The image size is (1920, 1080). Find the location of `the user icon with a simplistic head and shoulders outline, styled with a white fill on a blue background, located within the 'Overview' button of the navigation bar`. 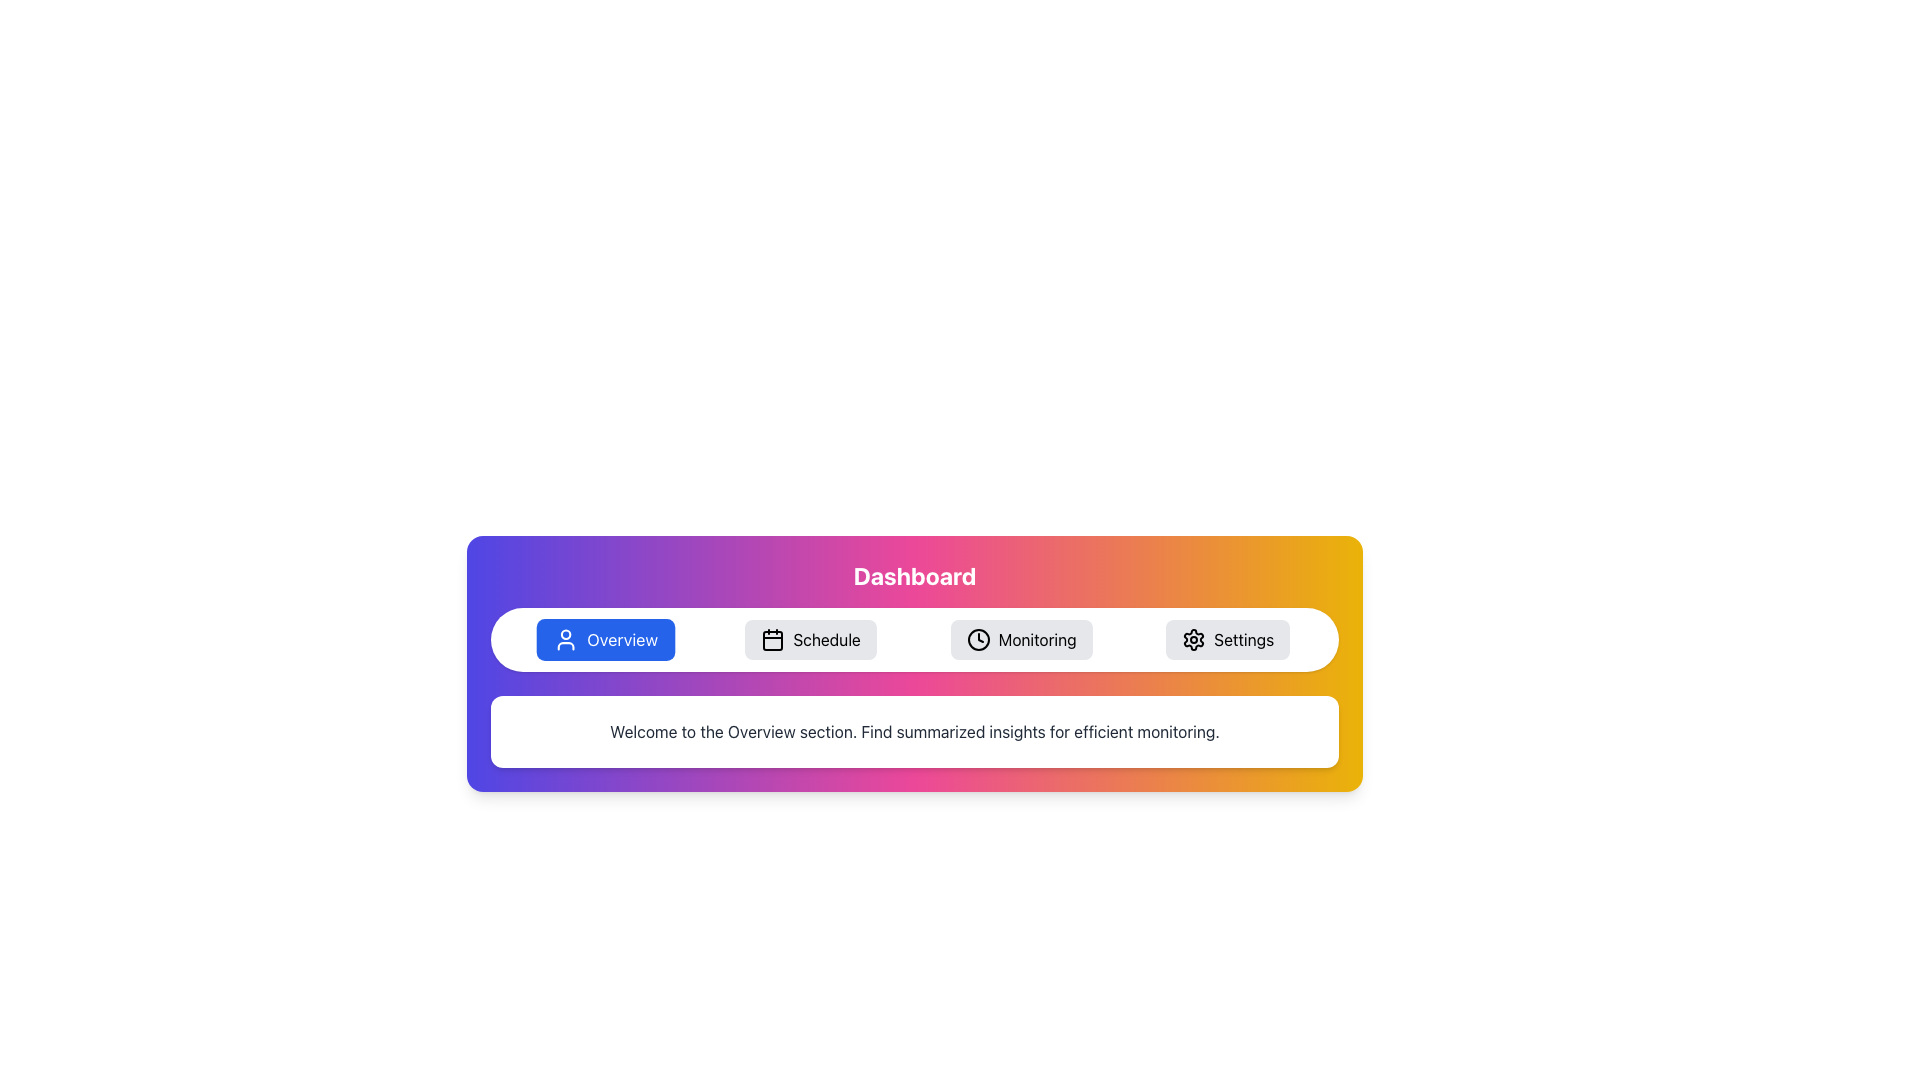

the user icon with a simplistic head and shoulders outline, styled with a white fill on a blue background, located within the 'Overview' button of the navigation bar is located at coordinates (565, 640).